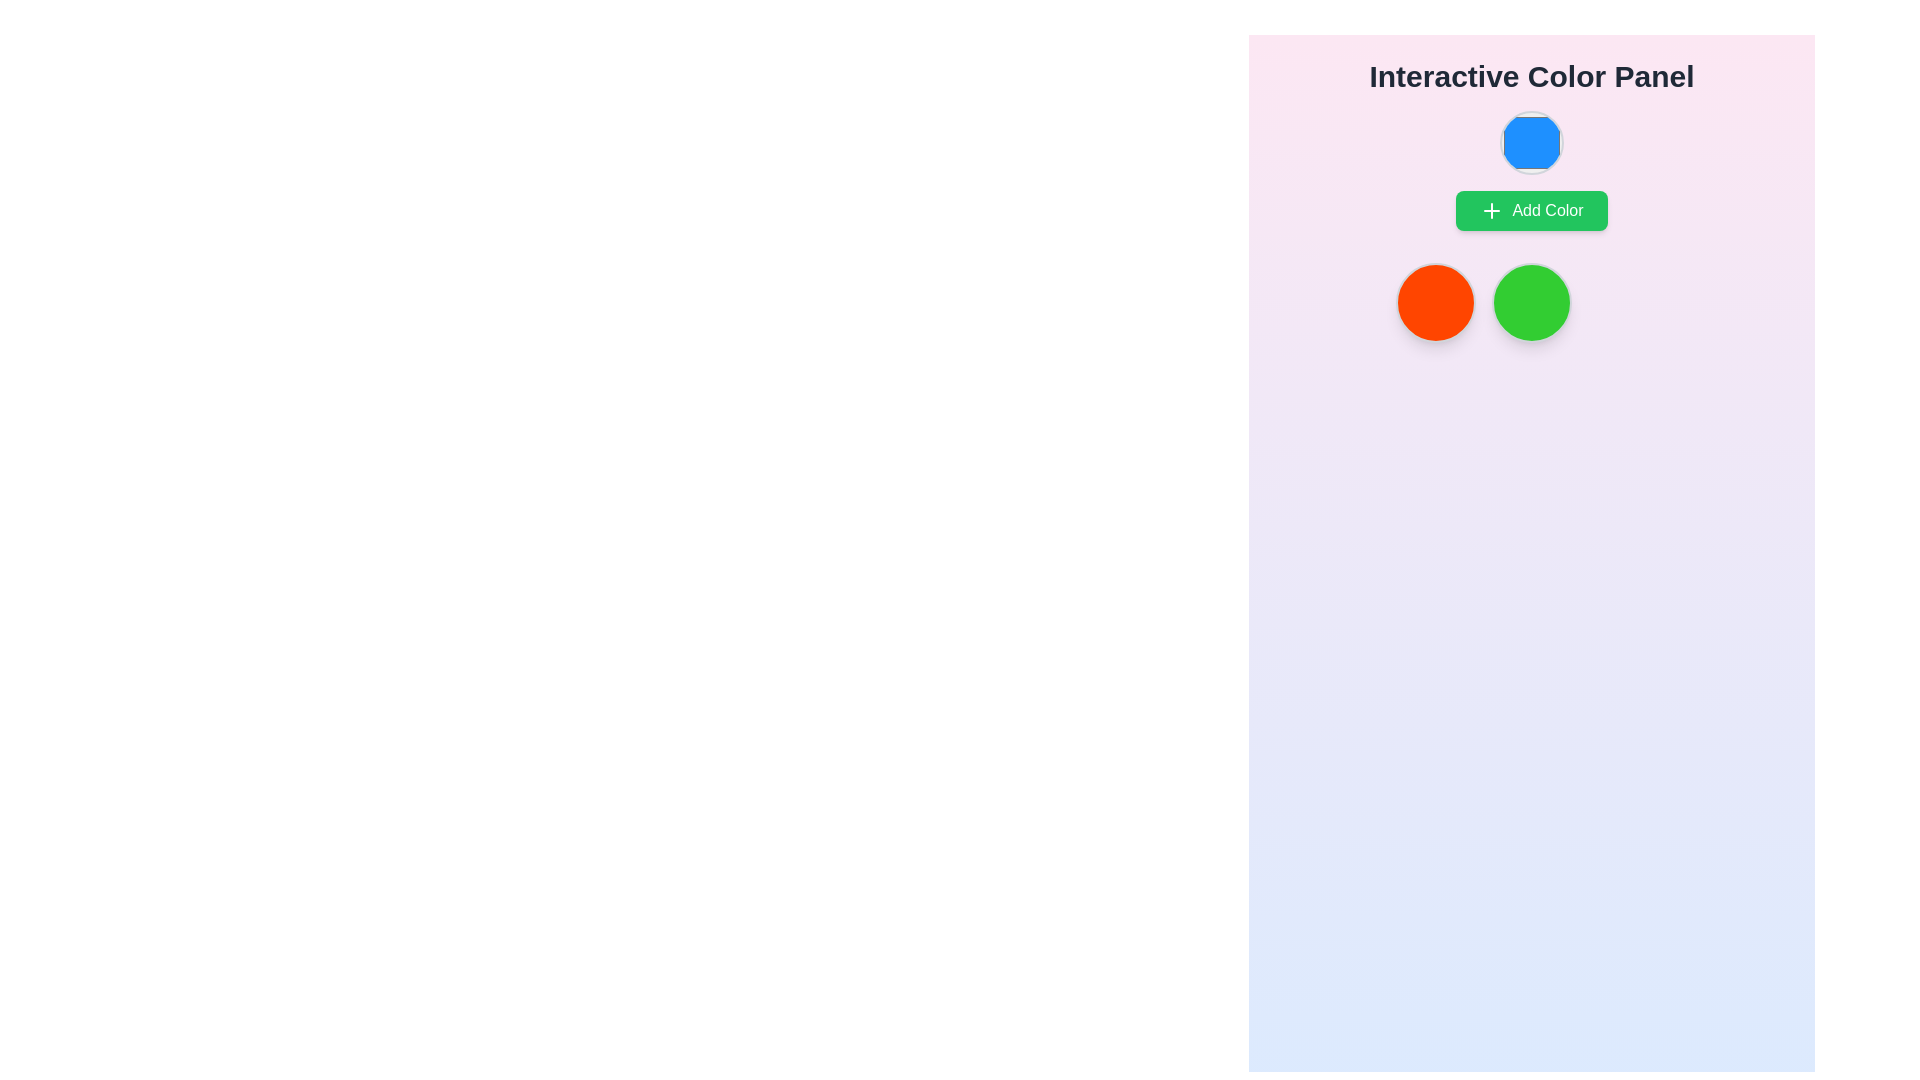 The height and width of the screenshot is (1080, 1920). Describe the element at coordinates (1530, 303) in the screenshot. I see `the green circular color selection indicator, which is the second circle in a horizontal row next to an orange circle, located below the 'Interactive Color Panel'` at that location.